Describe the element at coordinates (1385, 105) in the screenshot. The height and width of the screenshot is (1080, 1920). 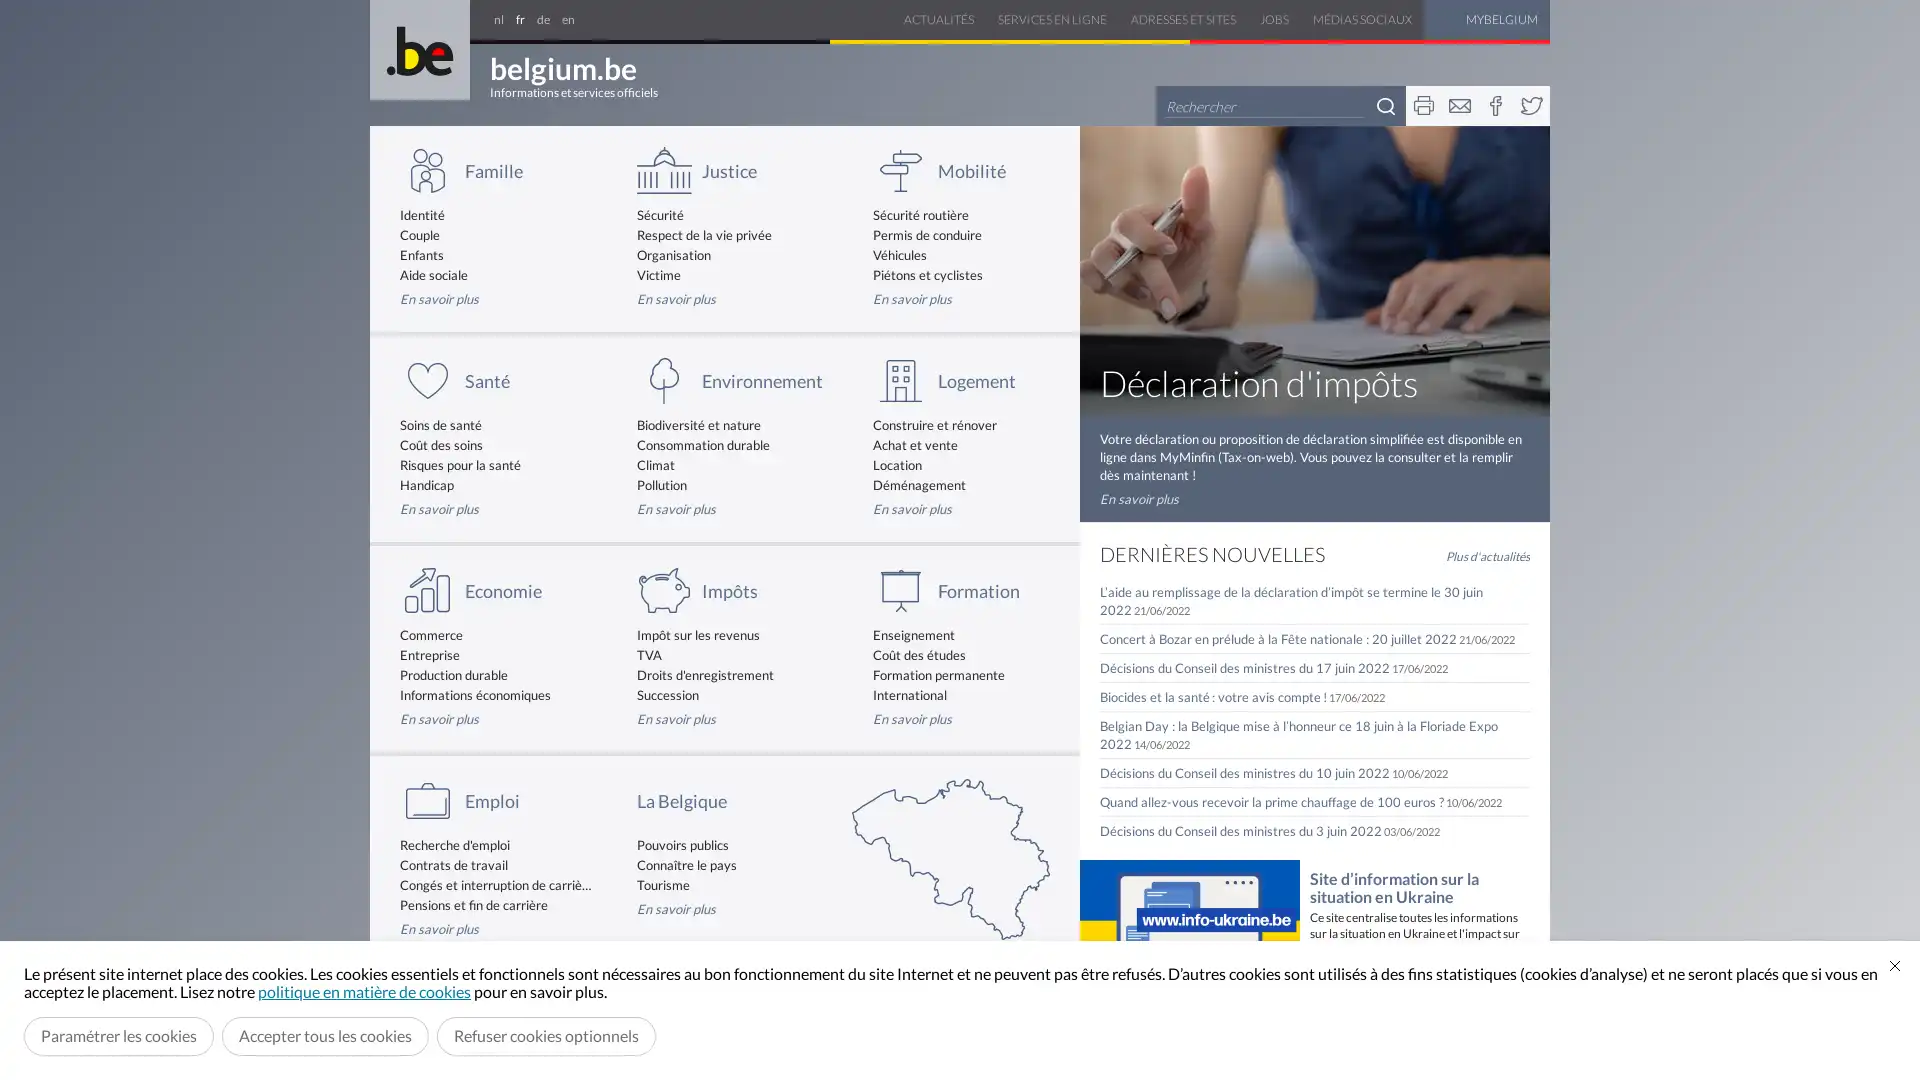
I see `Chercher` at that location.